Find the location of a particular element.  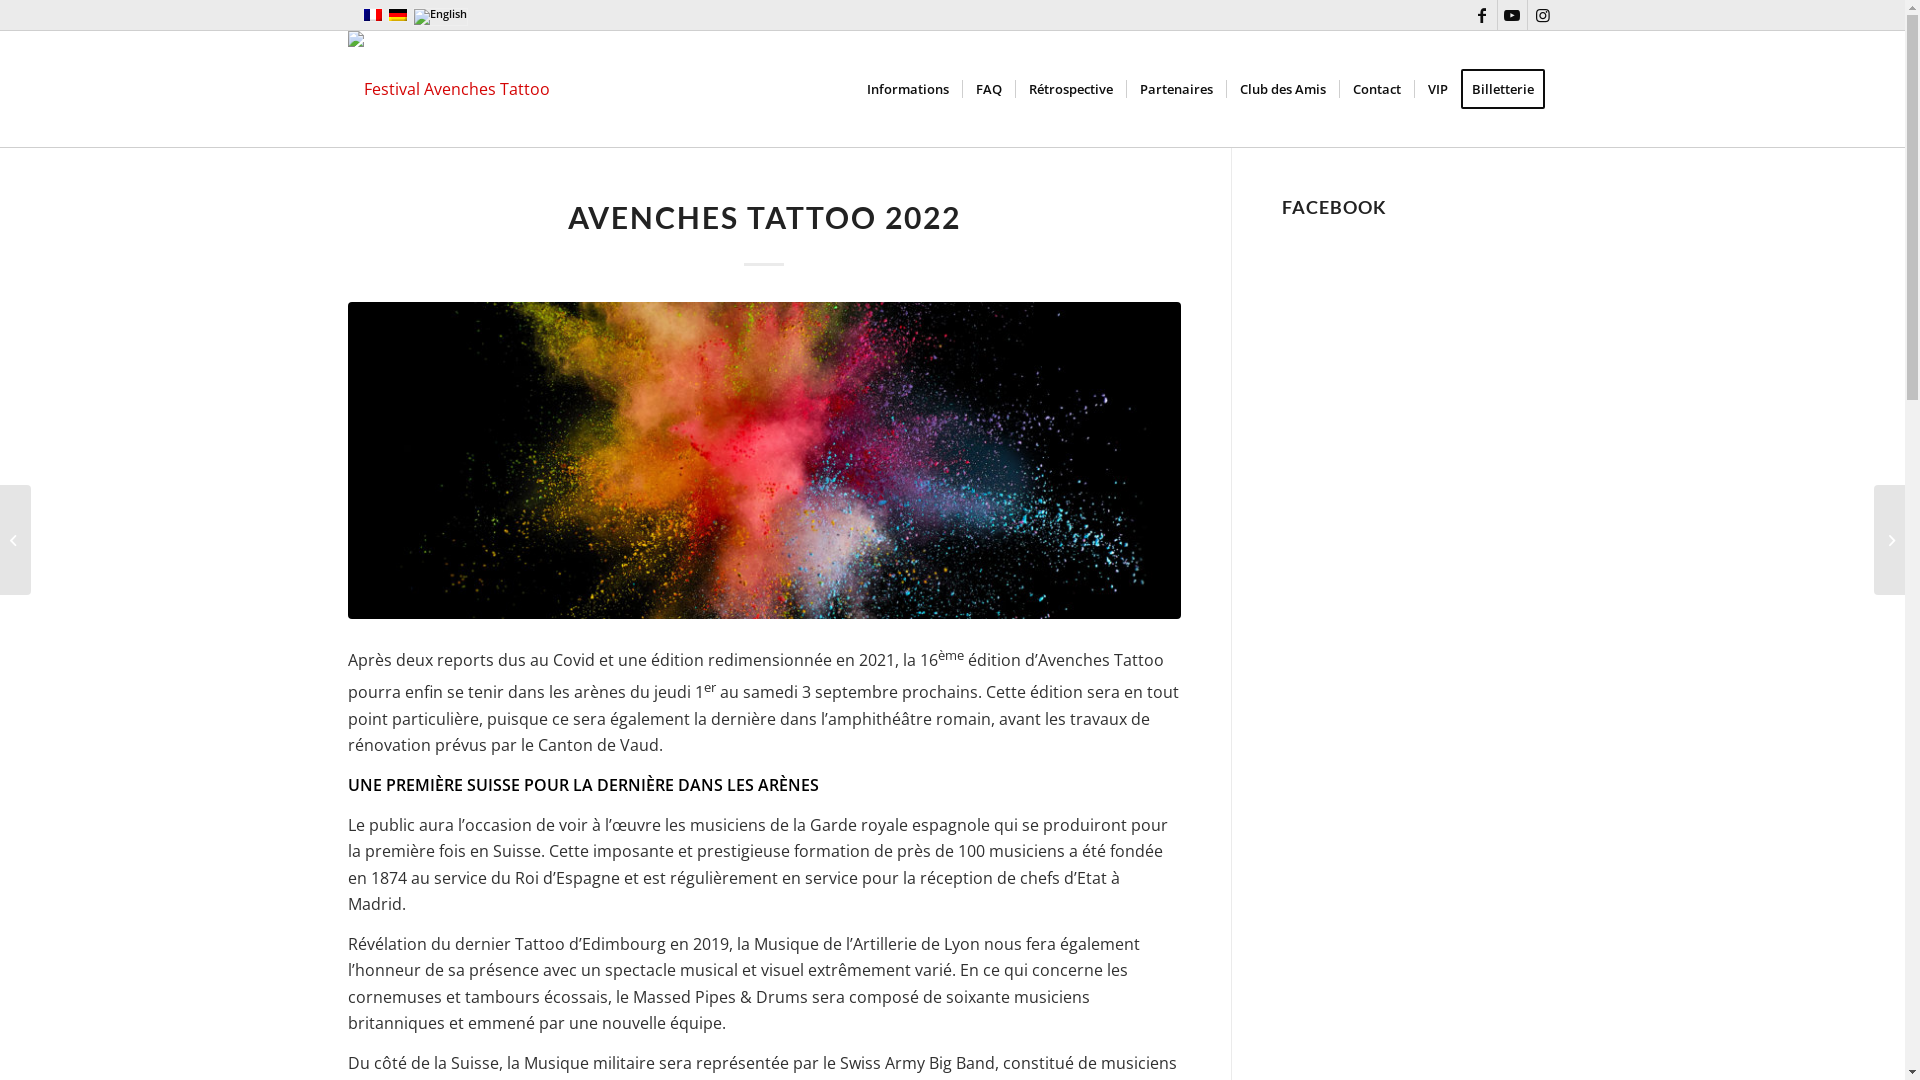

'Club des Amis' is located at coordinates (1282, 87).